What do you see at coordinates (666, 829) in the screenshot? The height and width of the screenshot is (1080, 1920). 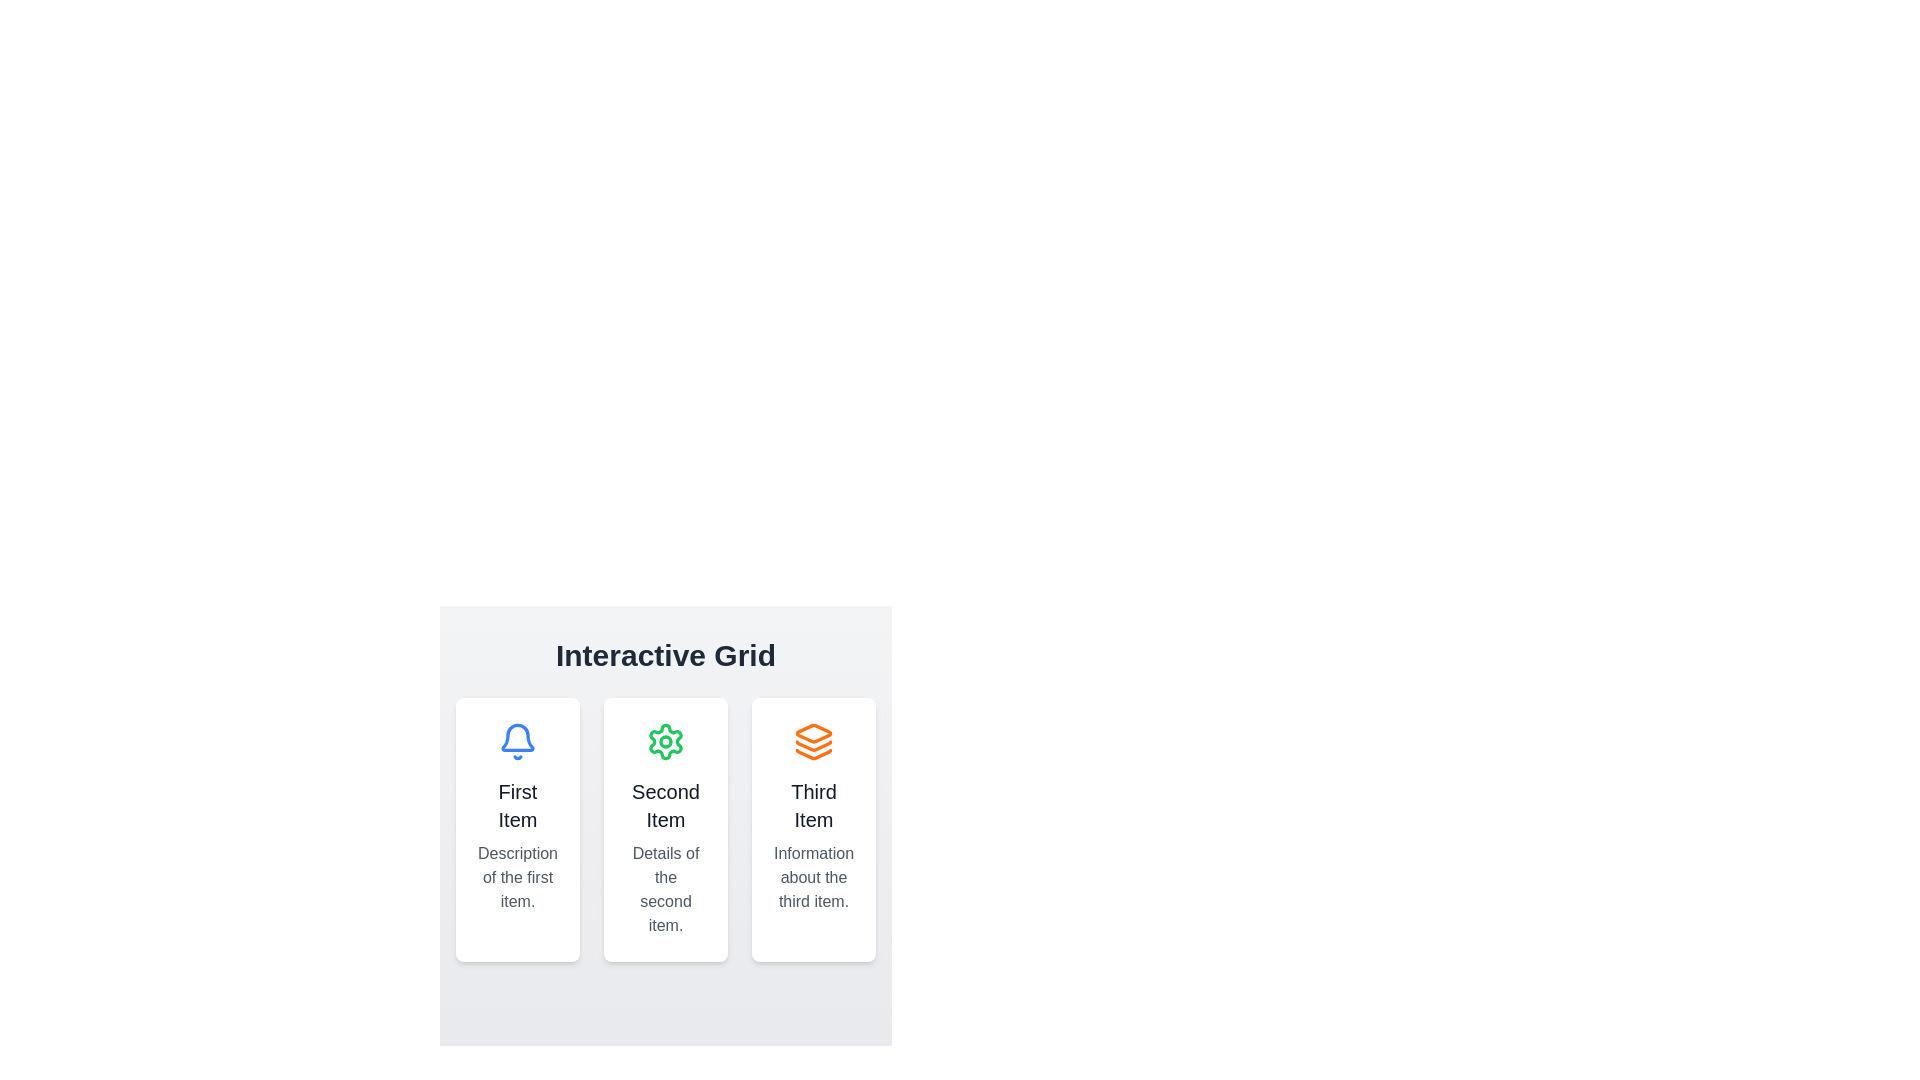 I see `the second Item Card in the Interactive Grid section, which contains an icon, a label, and descriptive text` at bounding box center [666, 829].